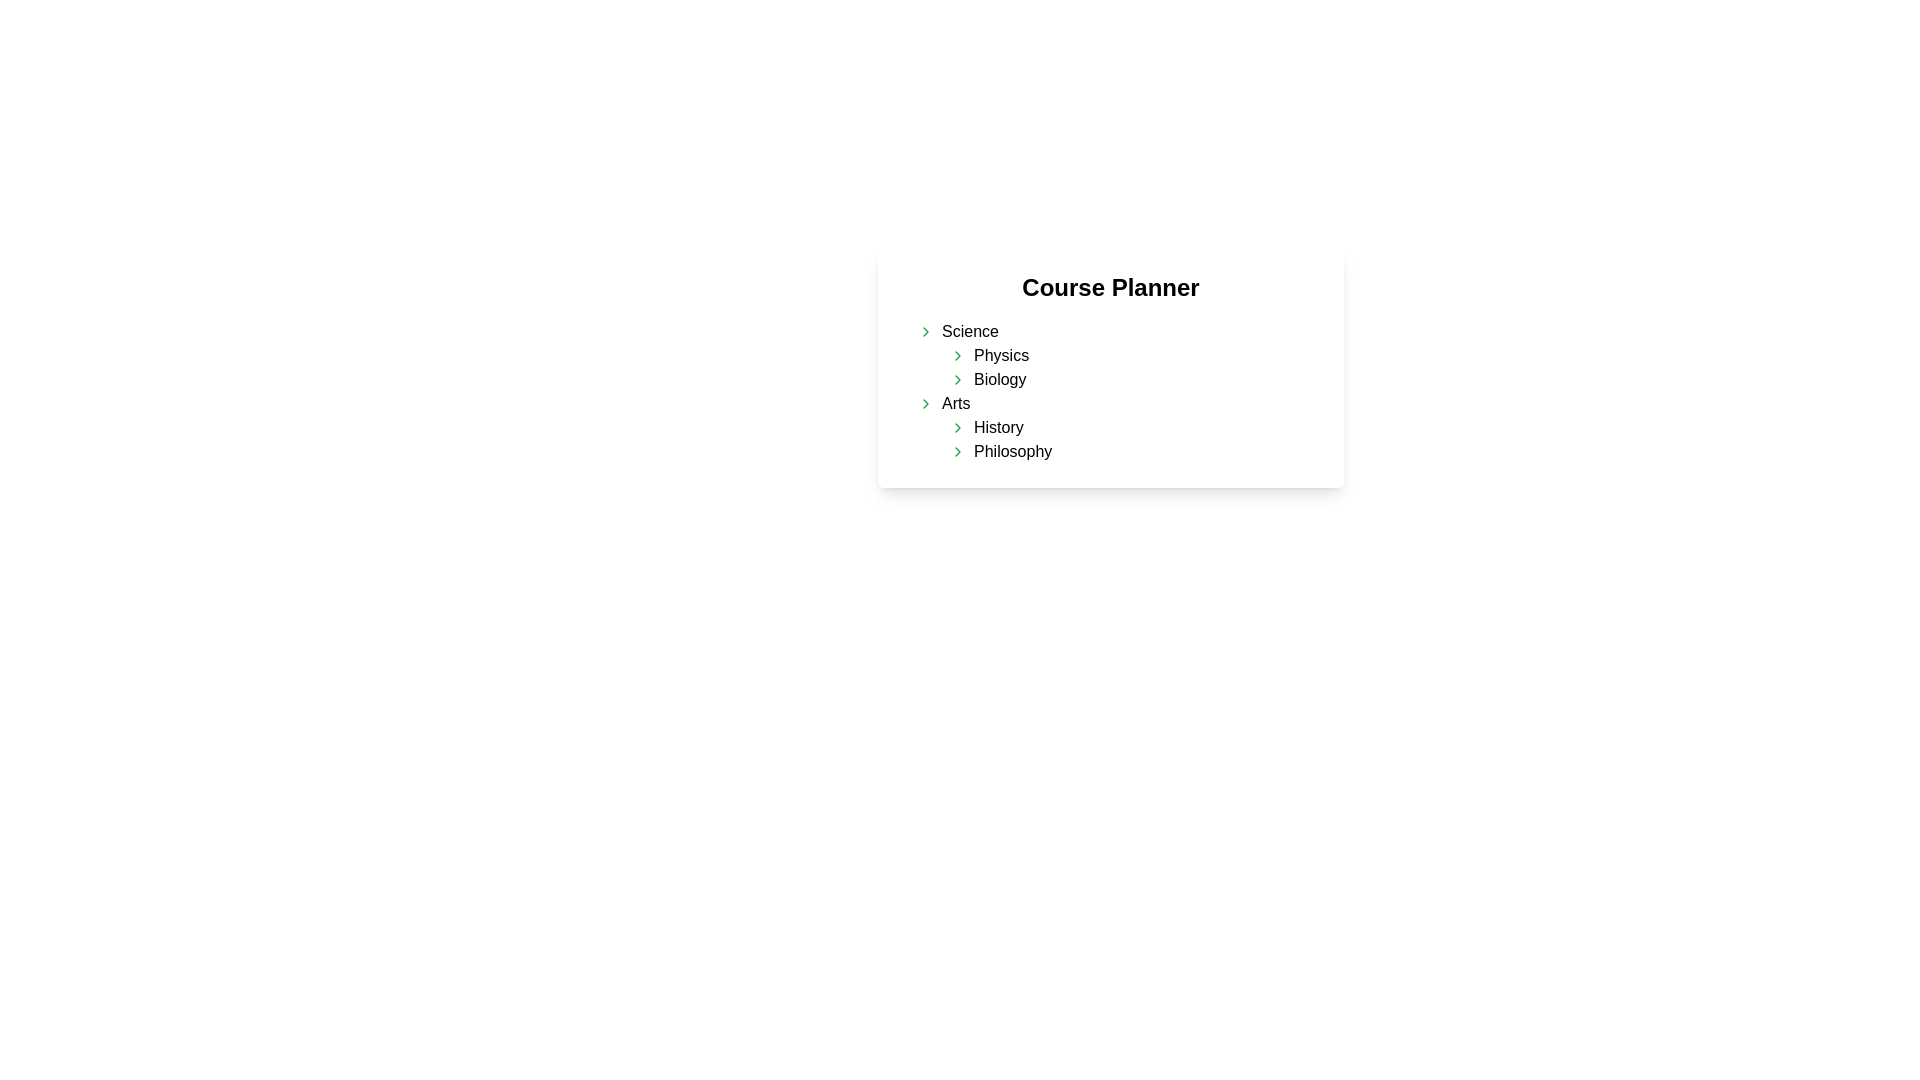 This screenshot has height=1080, width=1920. What do you see at coordinates (957, 380) in the screenshot?
I see `the chevron icon next to the 'Biology' text for highlighting effects` at bounding box center [957, 380].